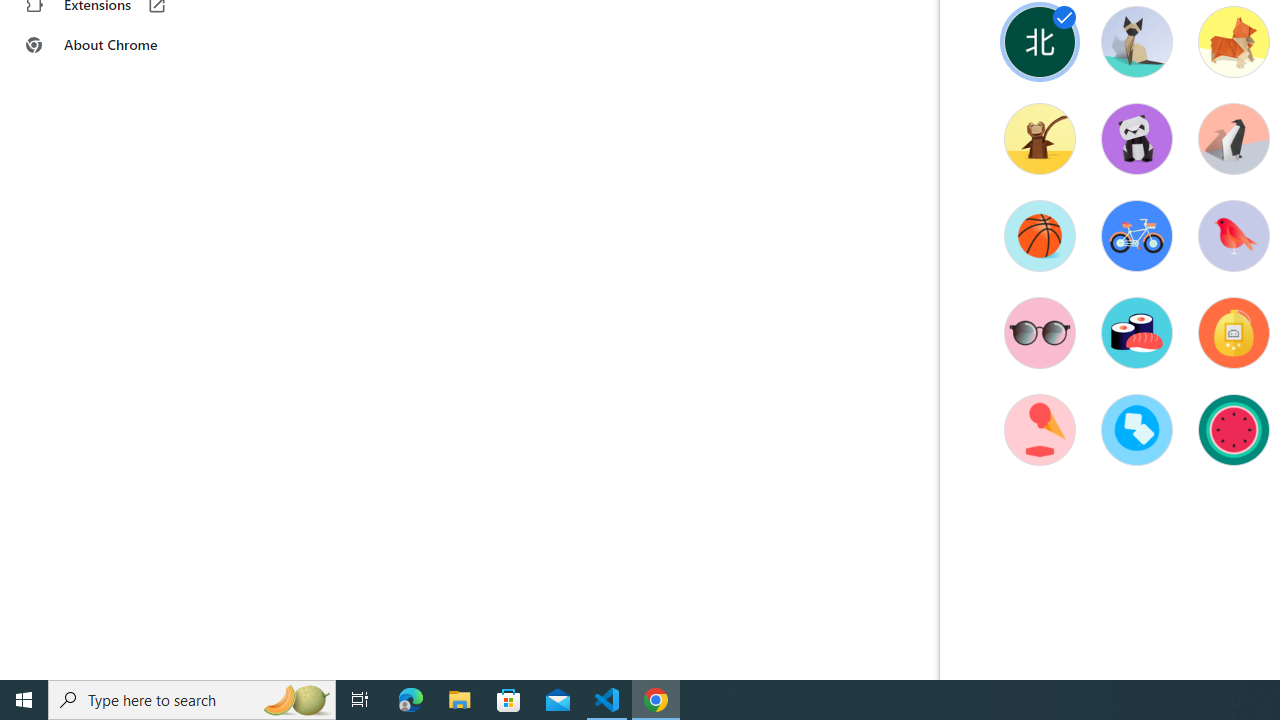 The width and height of the screenshot is (1280, 720). I want to click on 'About Chrome', so click(123, 45).